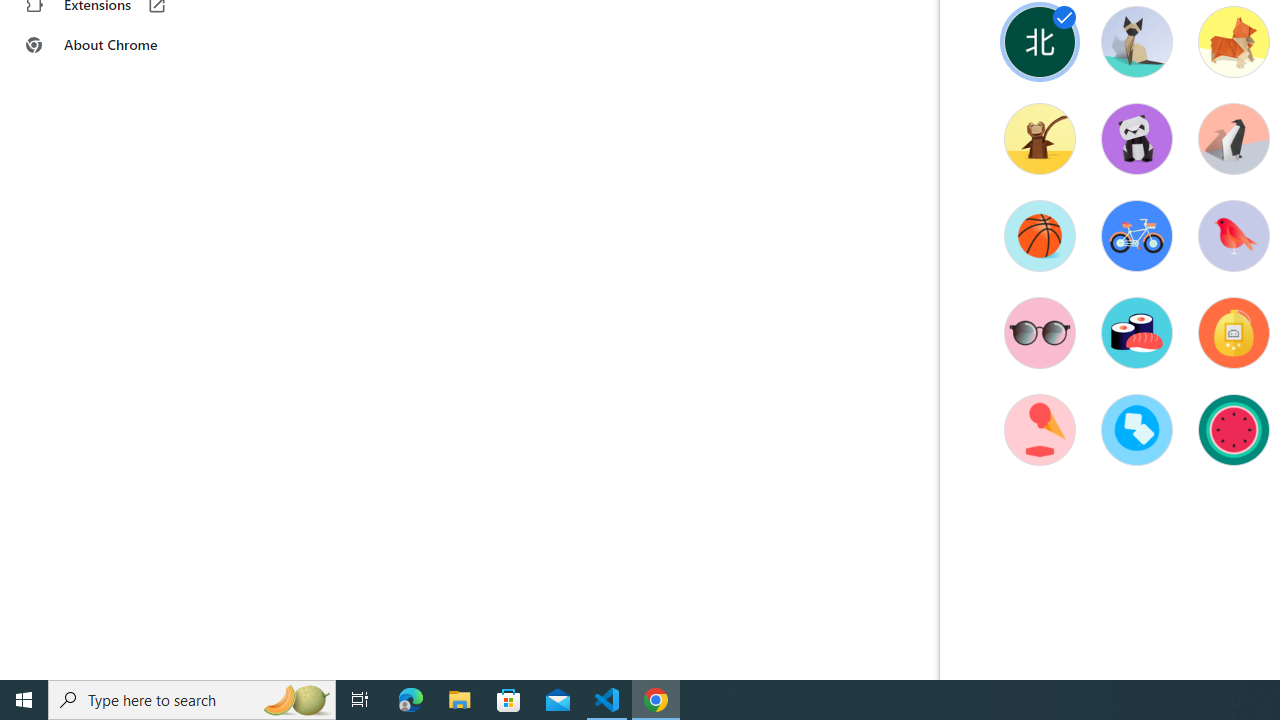 The width and height of the screenshot is (1280, 720). I want to click on 'About Chrome', so click(123, 45).